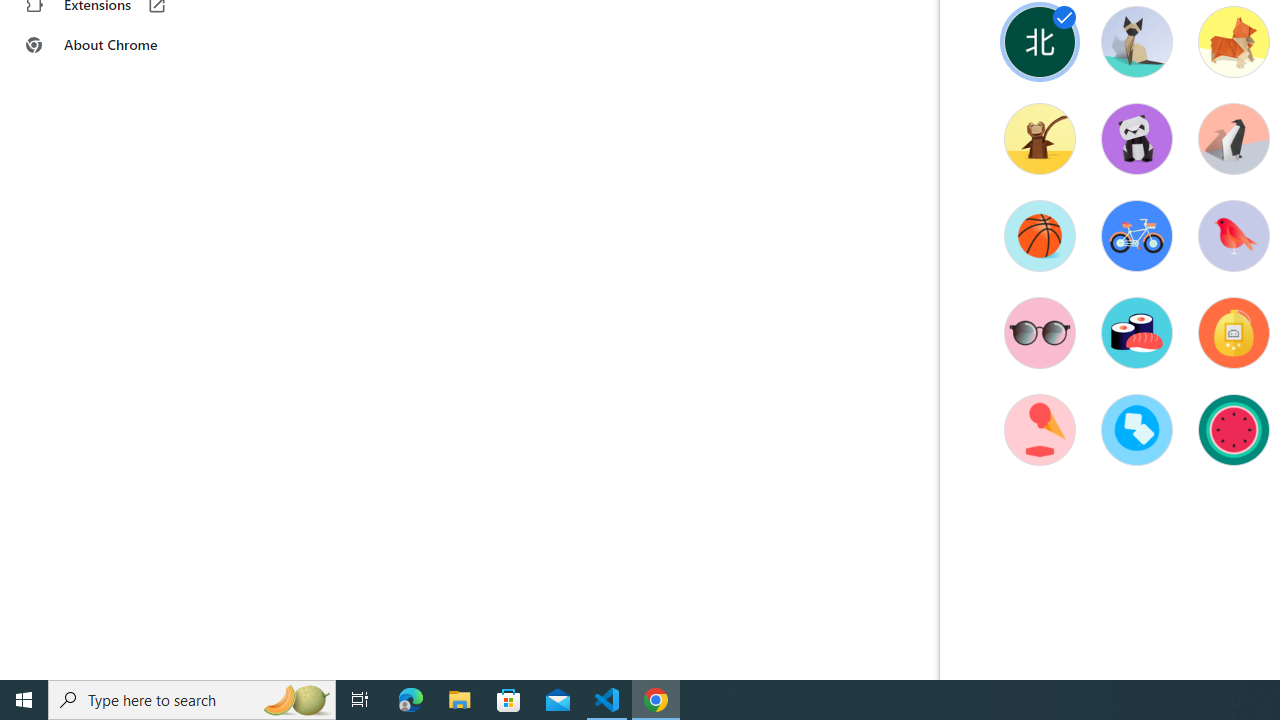 The width and height of the screenshot is (1280, 720). I want to click on 'About Chrome', so click(123, 45).